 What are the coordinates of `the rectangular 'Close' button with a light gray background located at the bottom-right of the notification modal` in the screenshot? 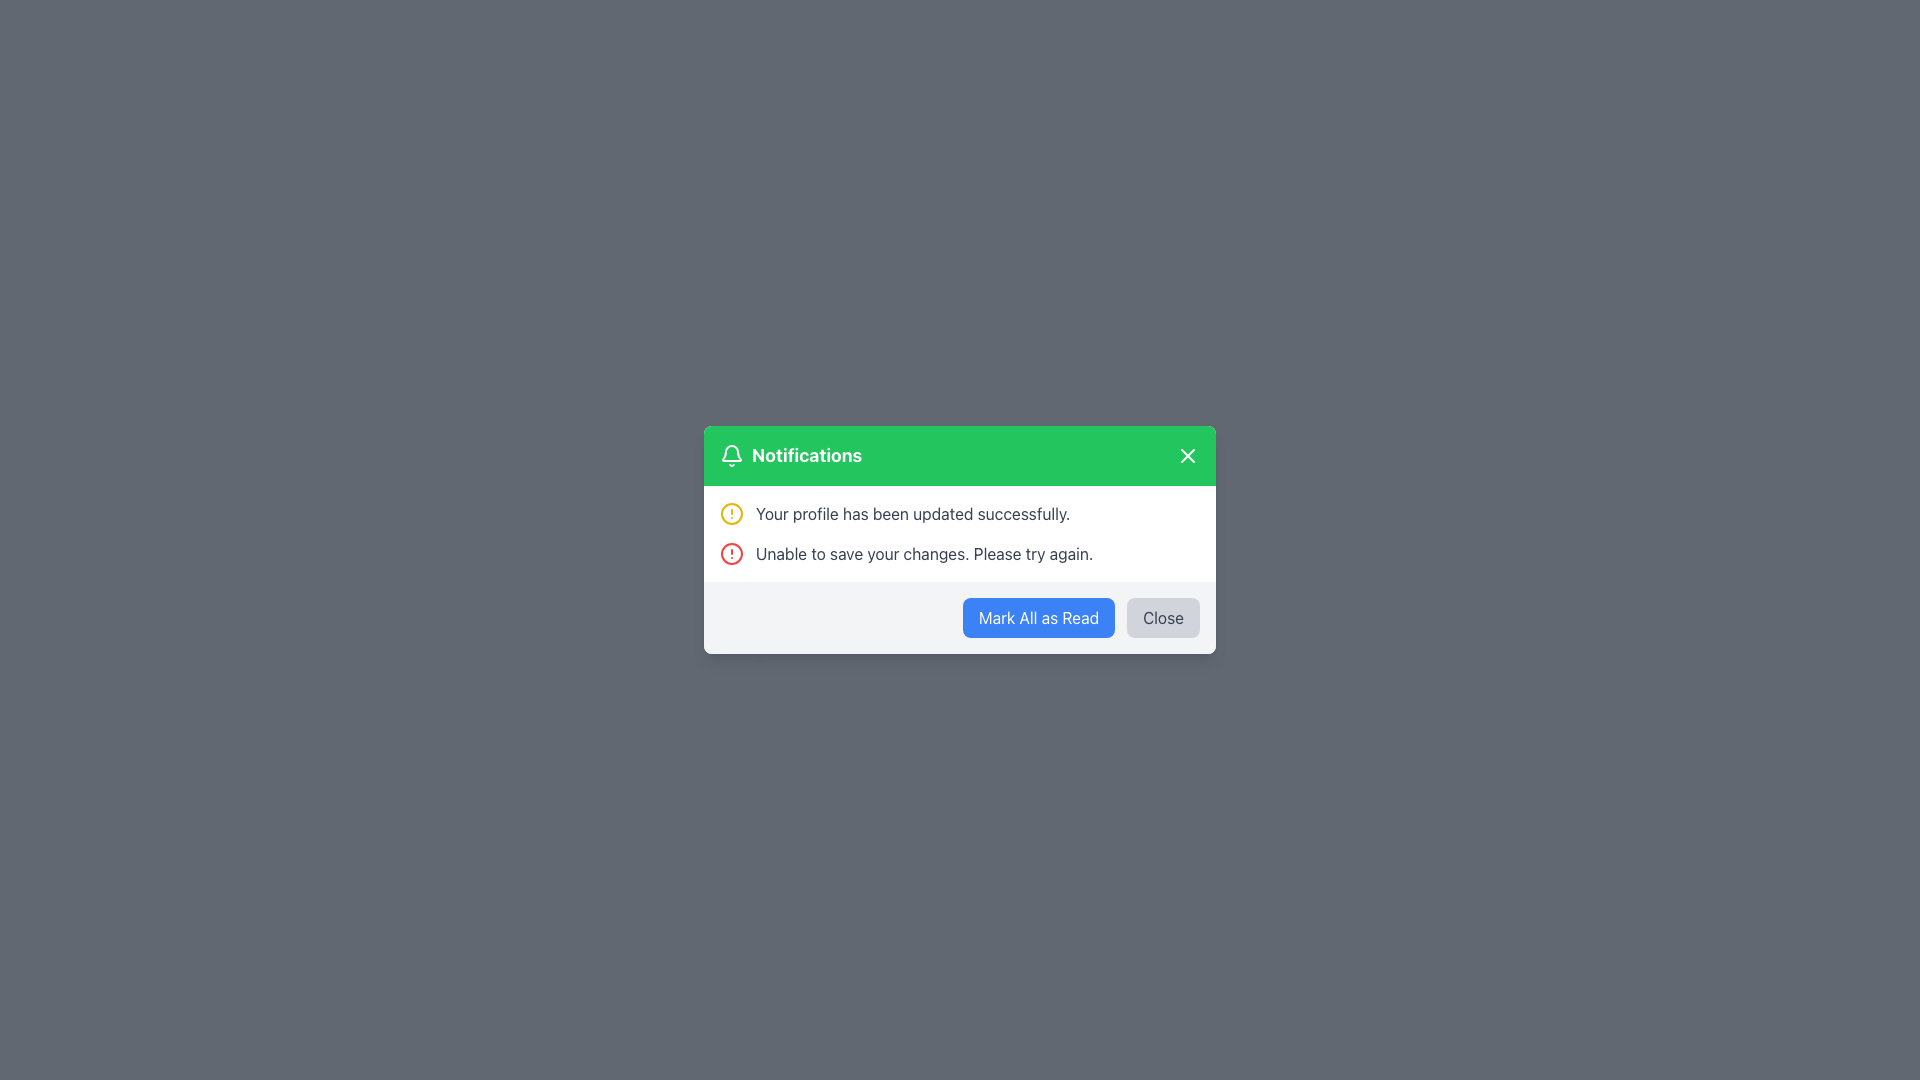 It's located at (1163, 616).